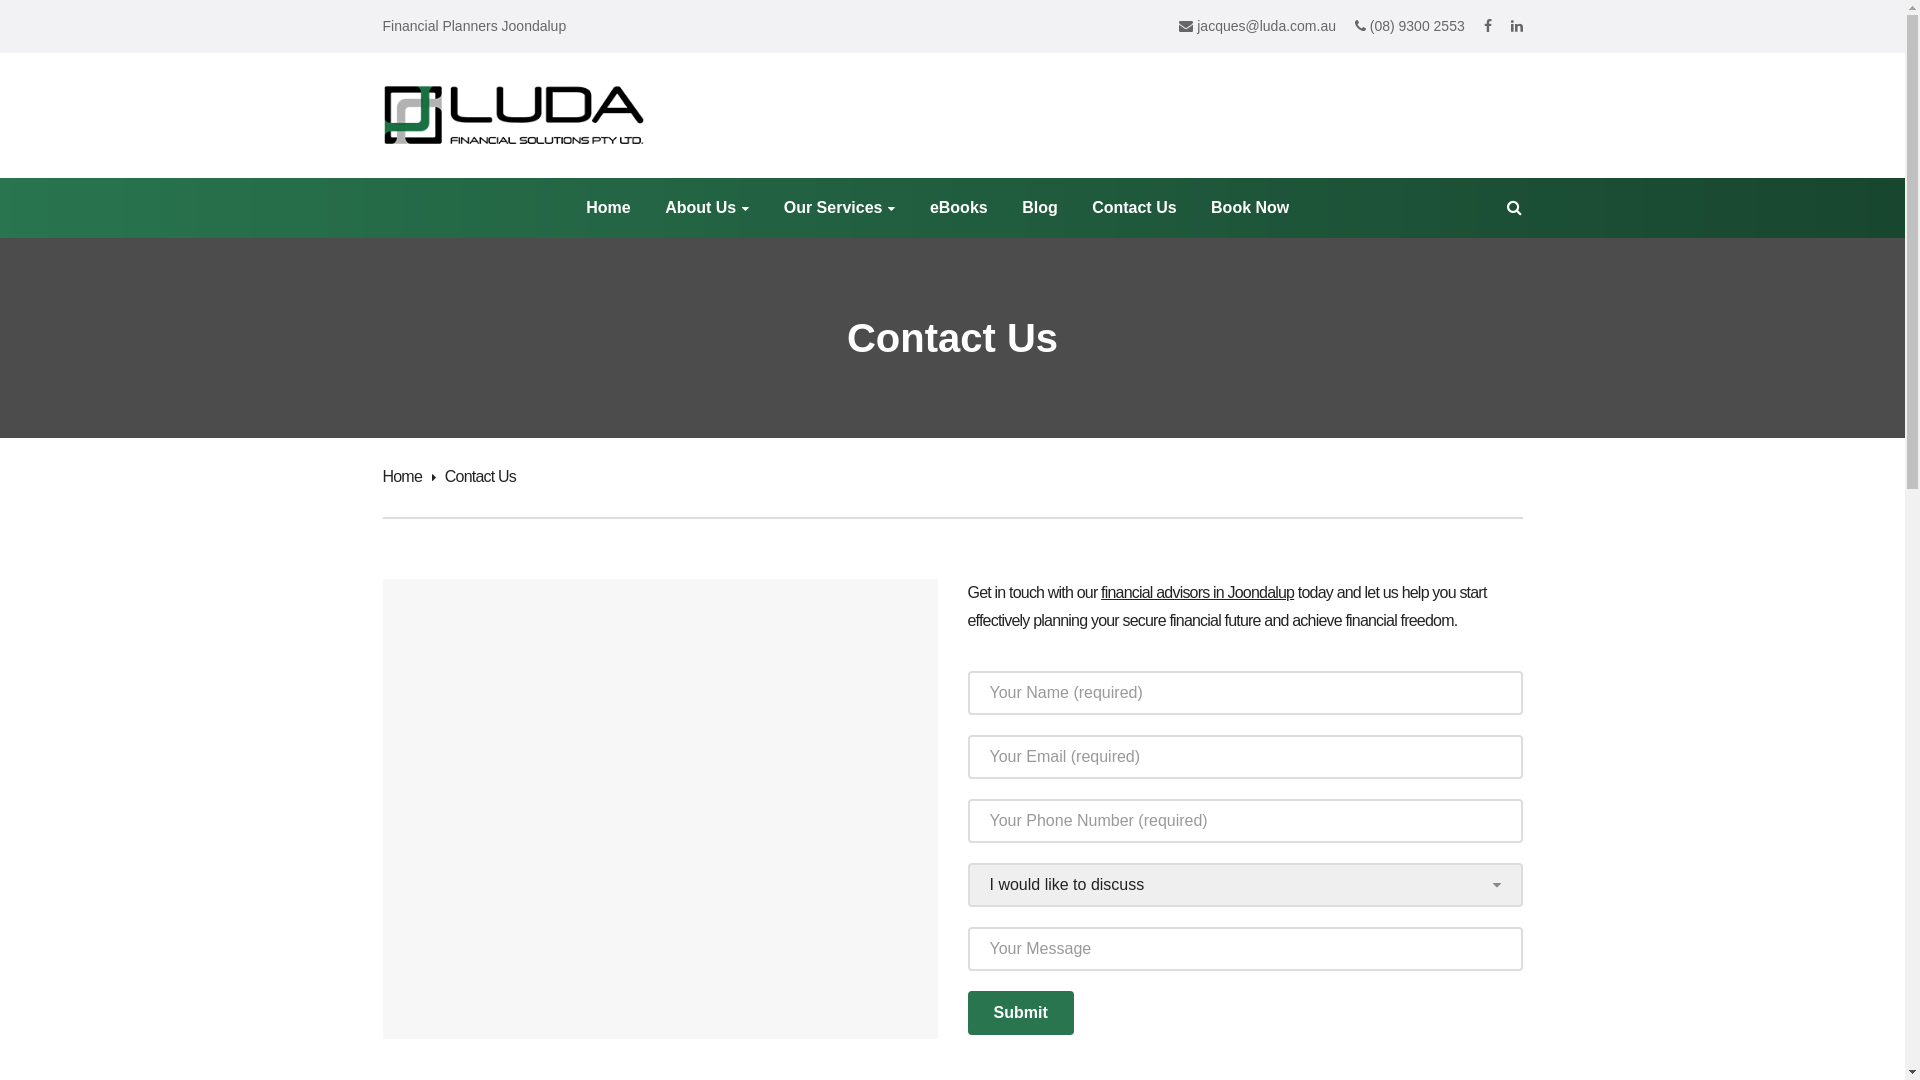  I want to click on '(08) 9300 2553', so click(1409, 26).